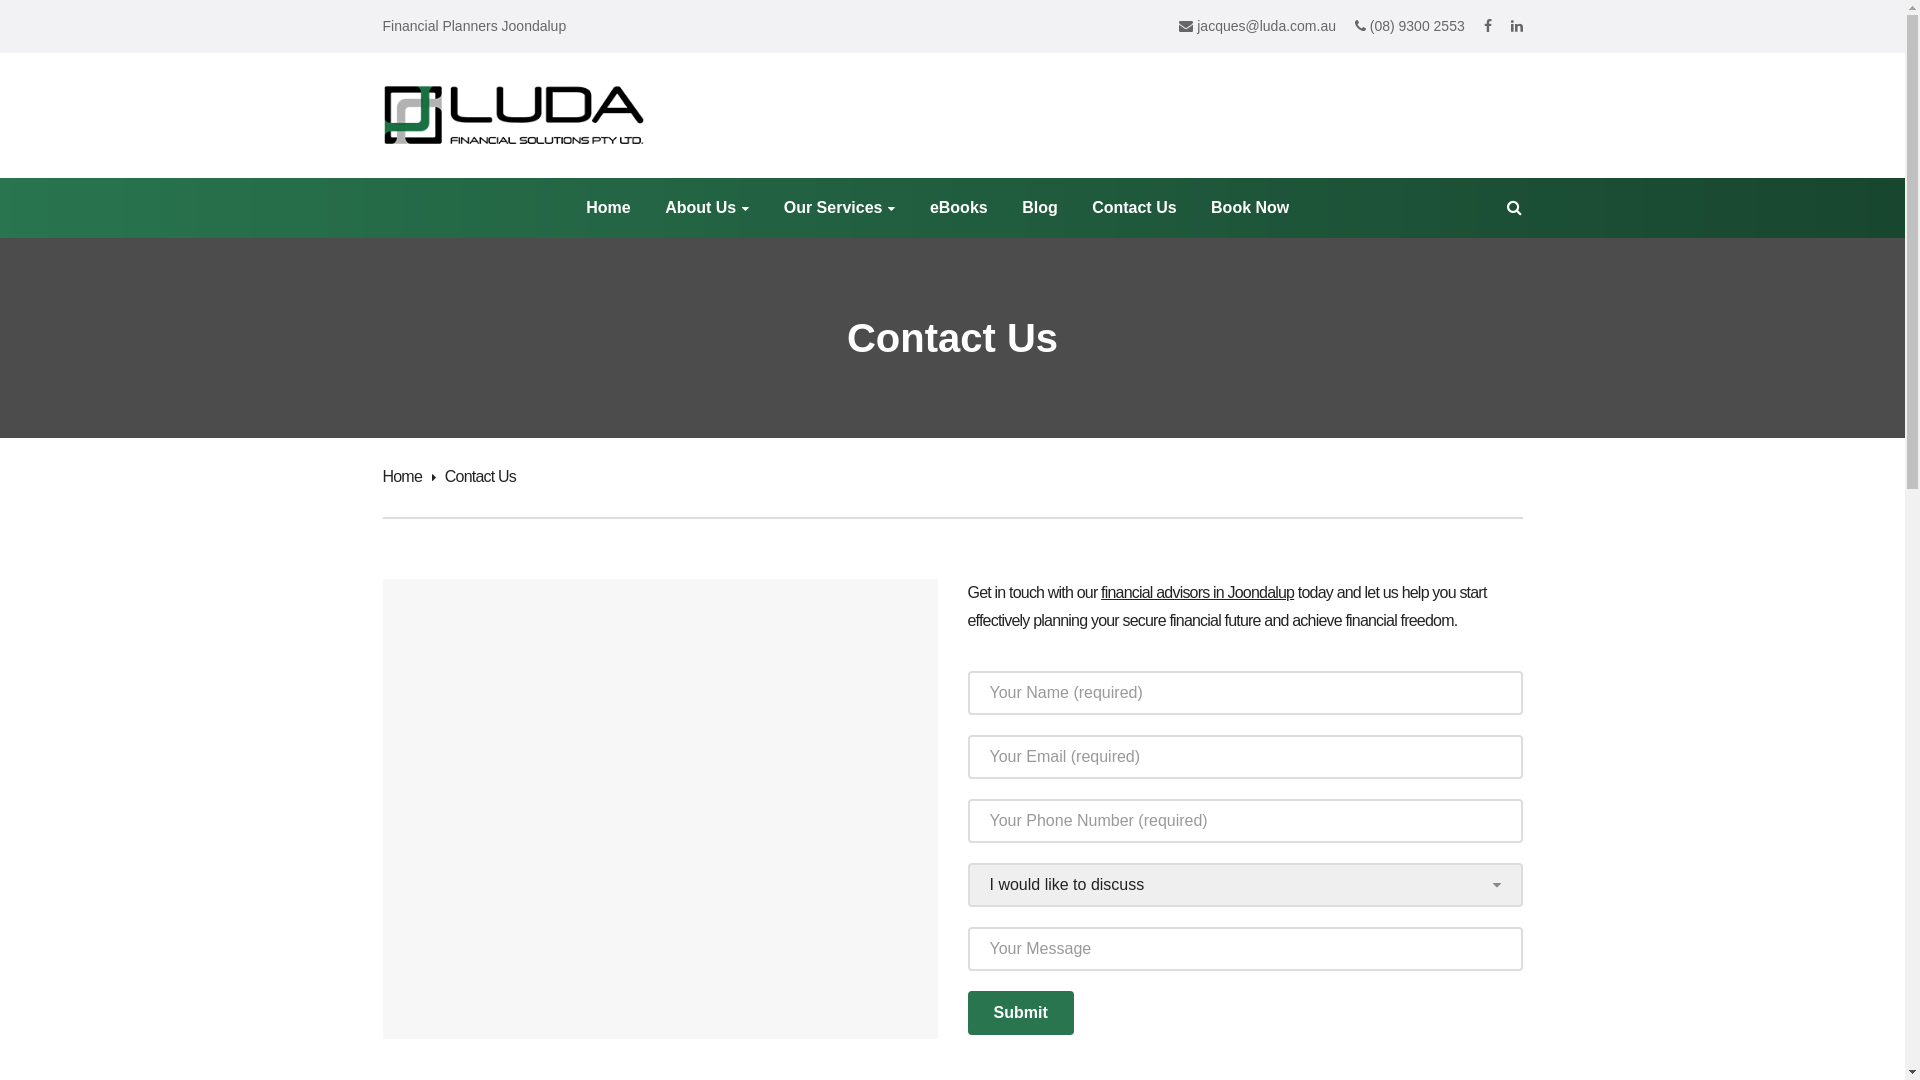  I want to click on '(08) 9300 2553', so click(1409, 26).